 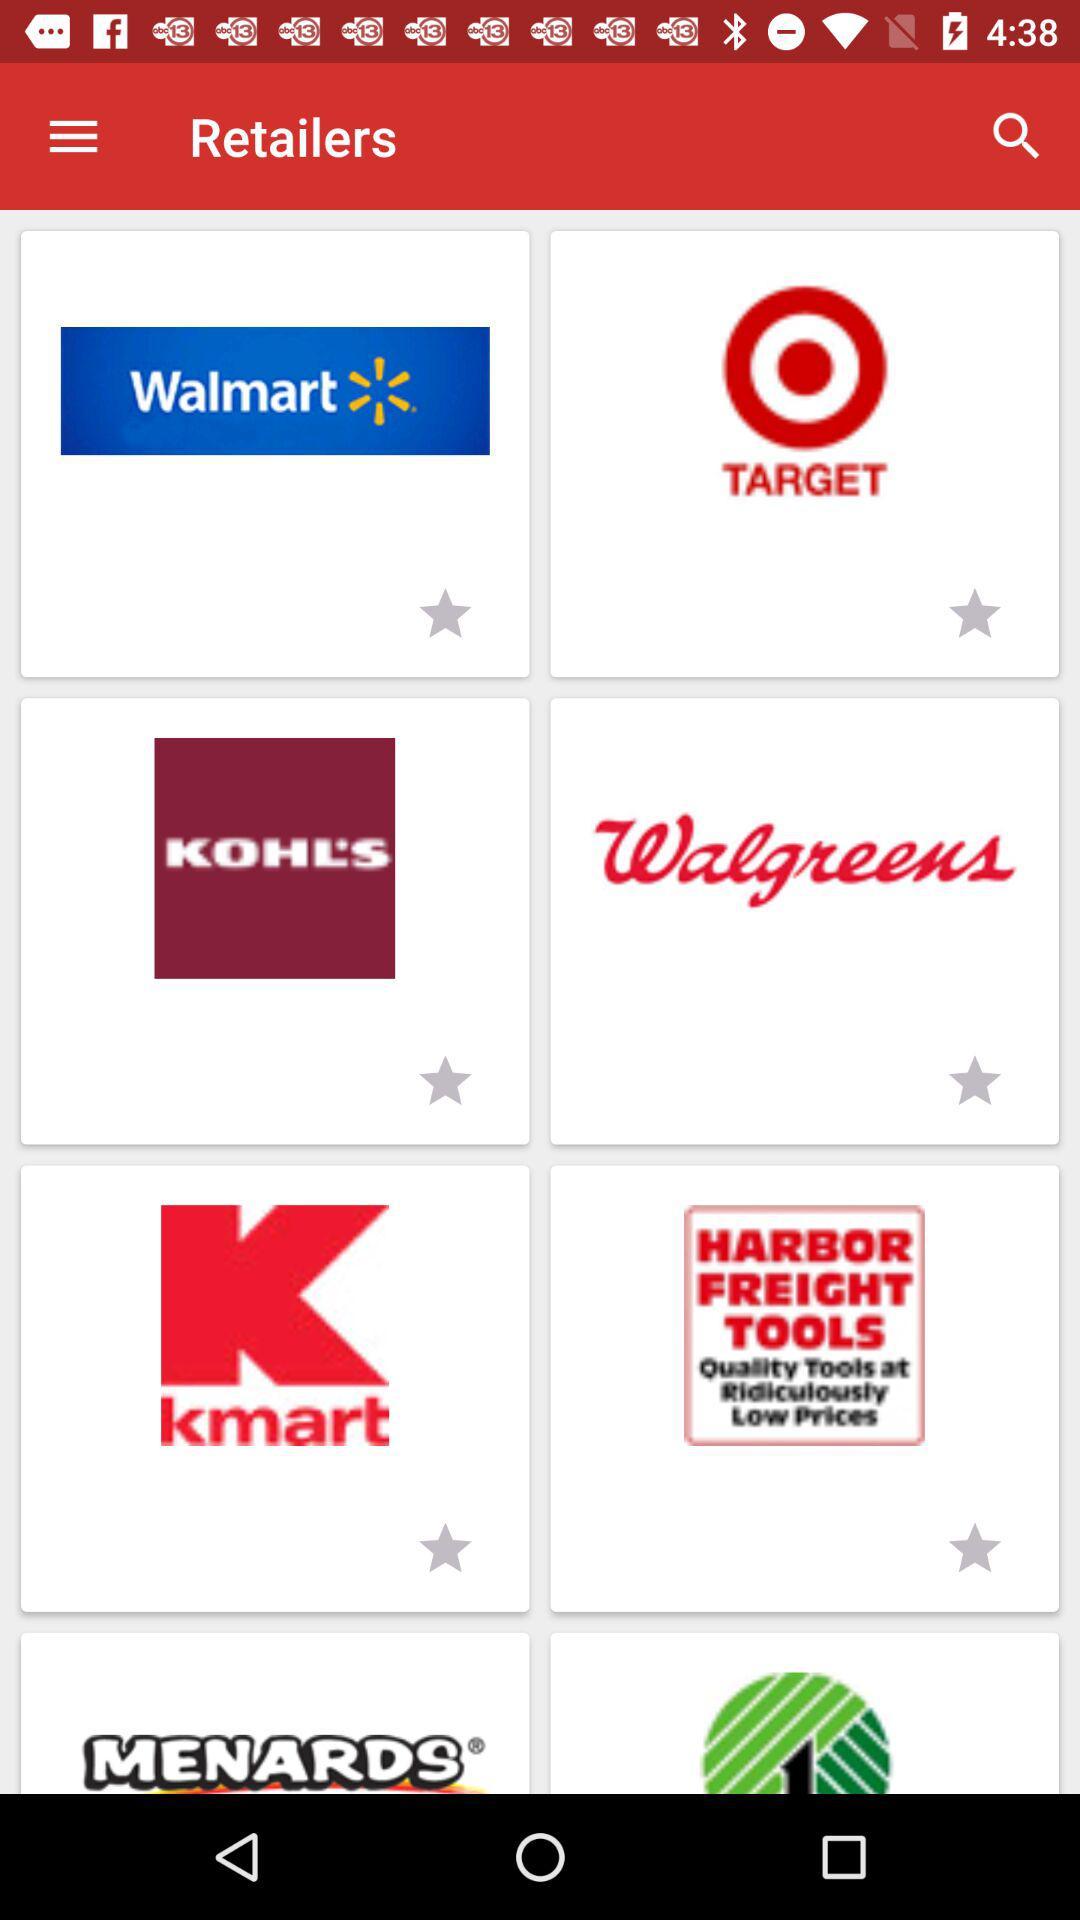 I want to click on icon next to retailers, so click(x=72, y=135).